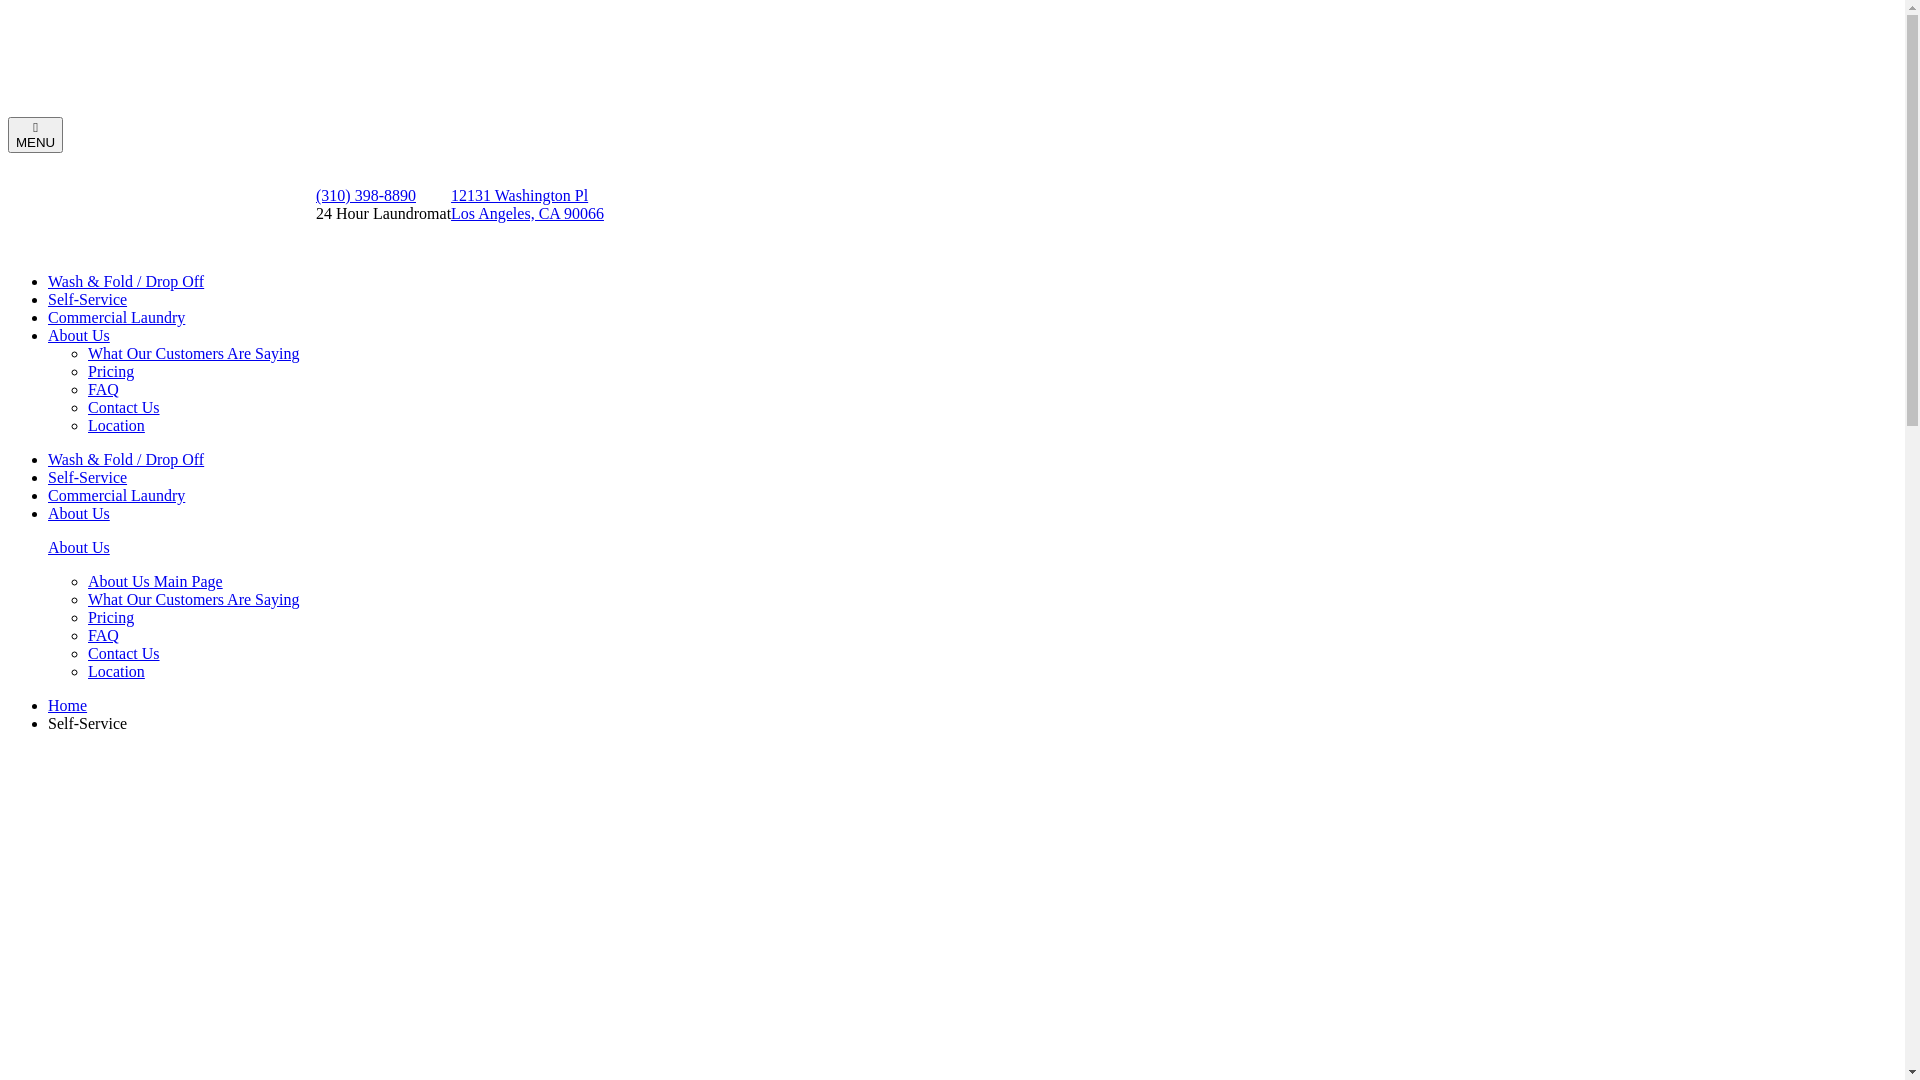  What do you see at coordinates (193, 598) in the screenshot?
I see `'What Our Customers Are Saying'` at bounding box center [193, 598].